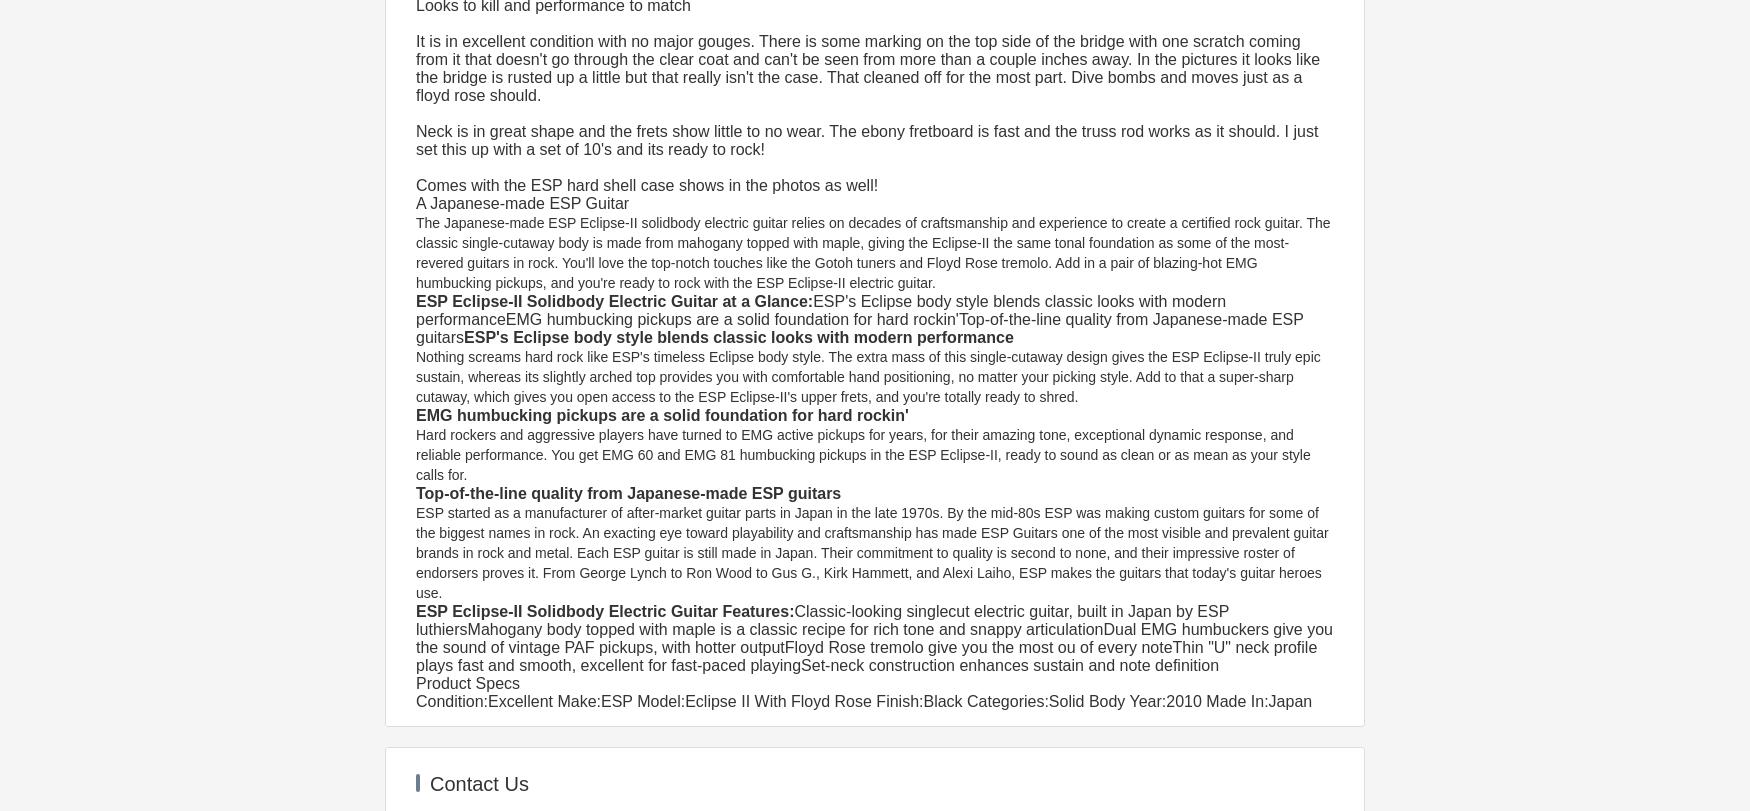  I want to click on 'The Japanese-made ESP Eclipse-II solidbody electric guitar relies on decades of craftsmanship and experience to create a certified rock guitar. The classic single-cutaway body is made from mahogany topped with maple, giving the Eclipse-II the same tonal foundation as some of the most-revered guitars in rock. You'll love the top-notch touches like the Gotoh tuners and Floyd Rose tremolo. Add in a pair of blazing-hot EMG humbucking pickups, and you're ready to rock with the ESP Eclipse-II electric guitar.', so click(875, 253).